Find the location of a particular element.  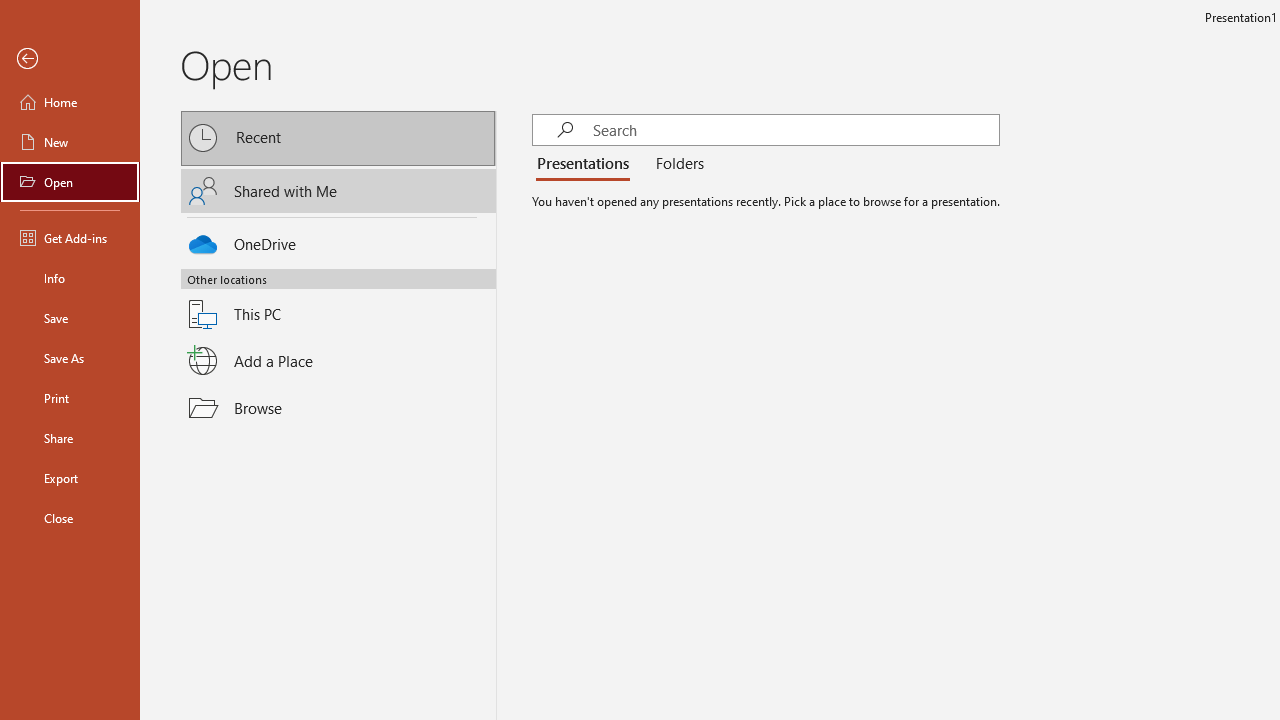

'Browse' is located at coordinates (338, 406).